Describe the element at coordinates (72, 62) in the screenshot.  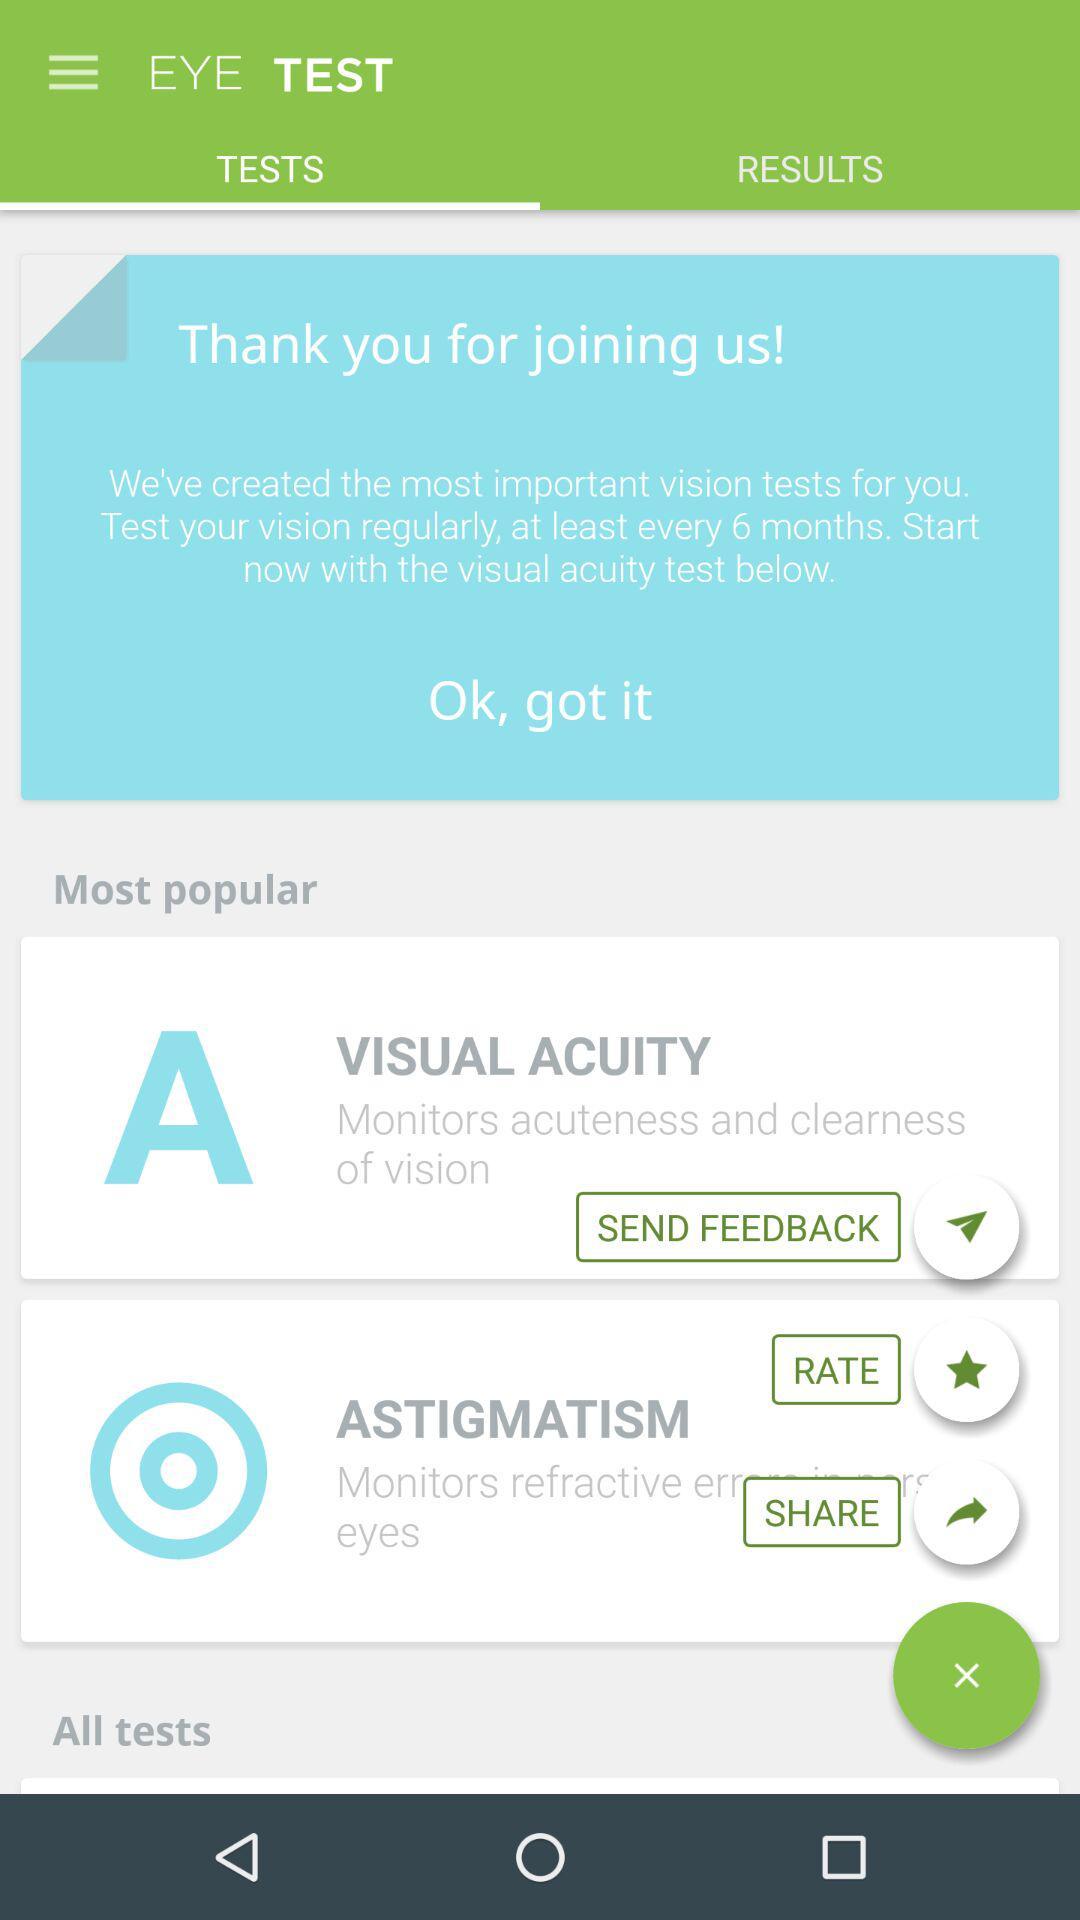
I see `icon next to eye icon` at that location.